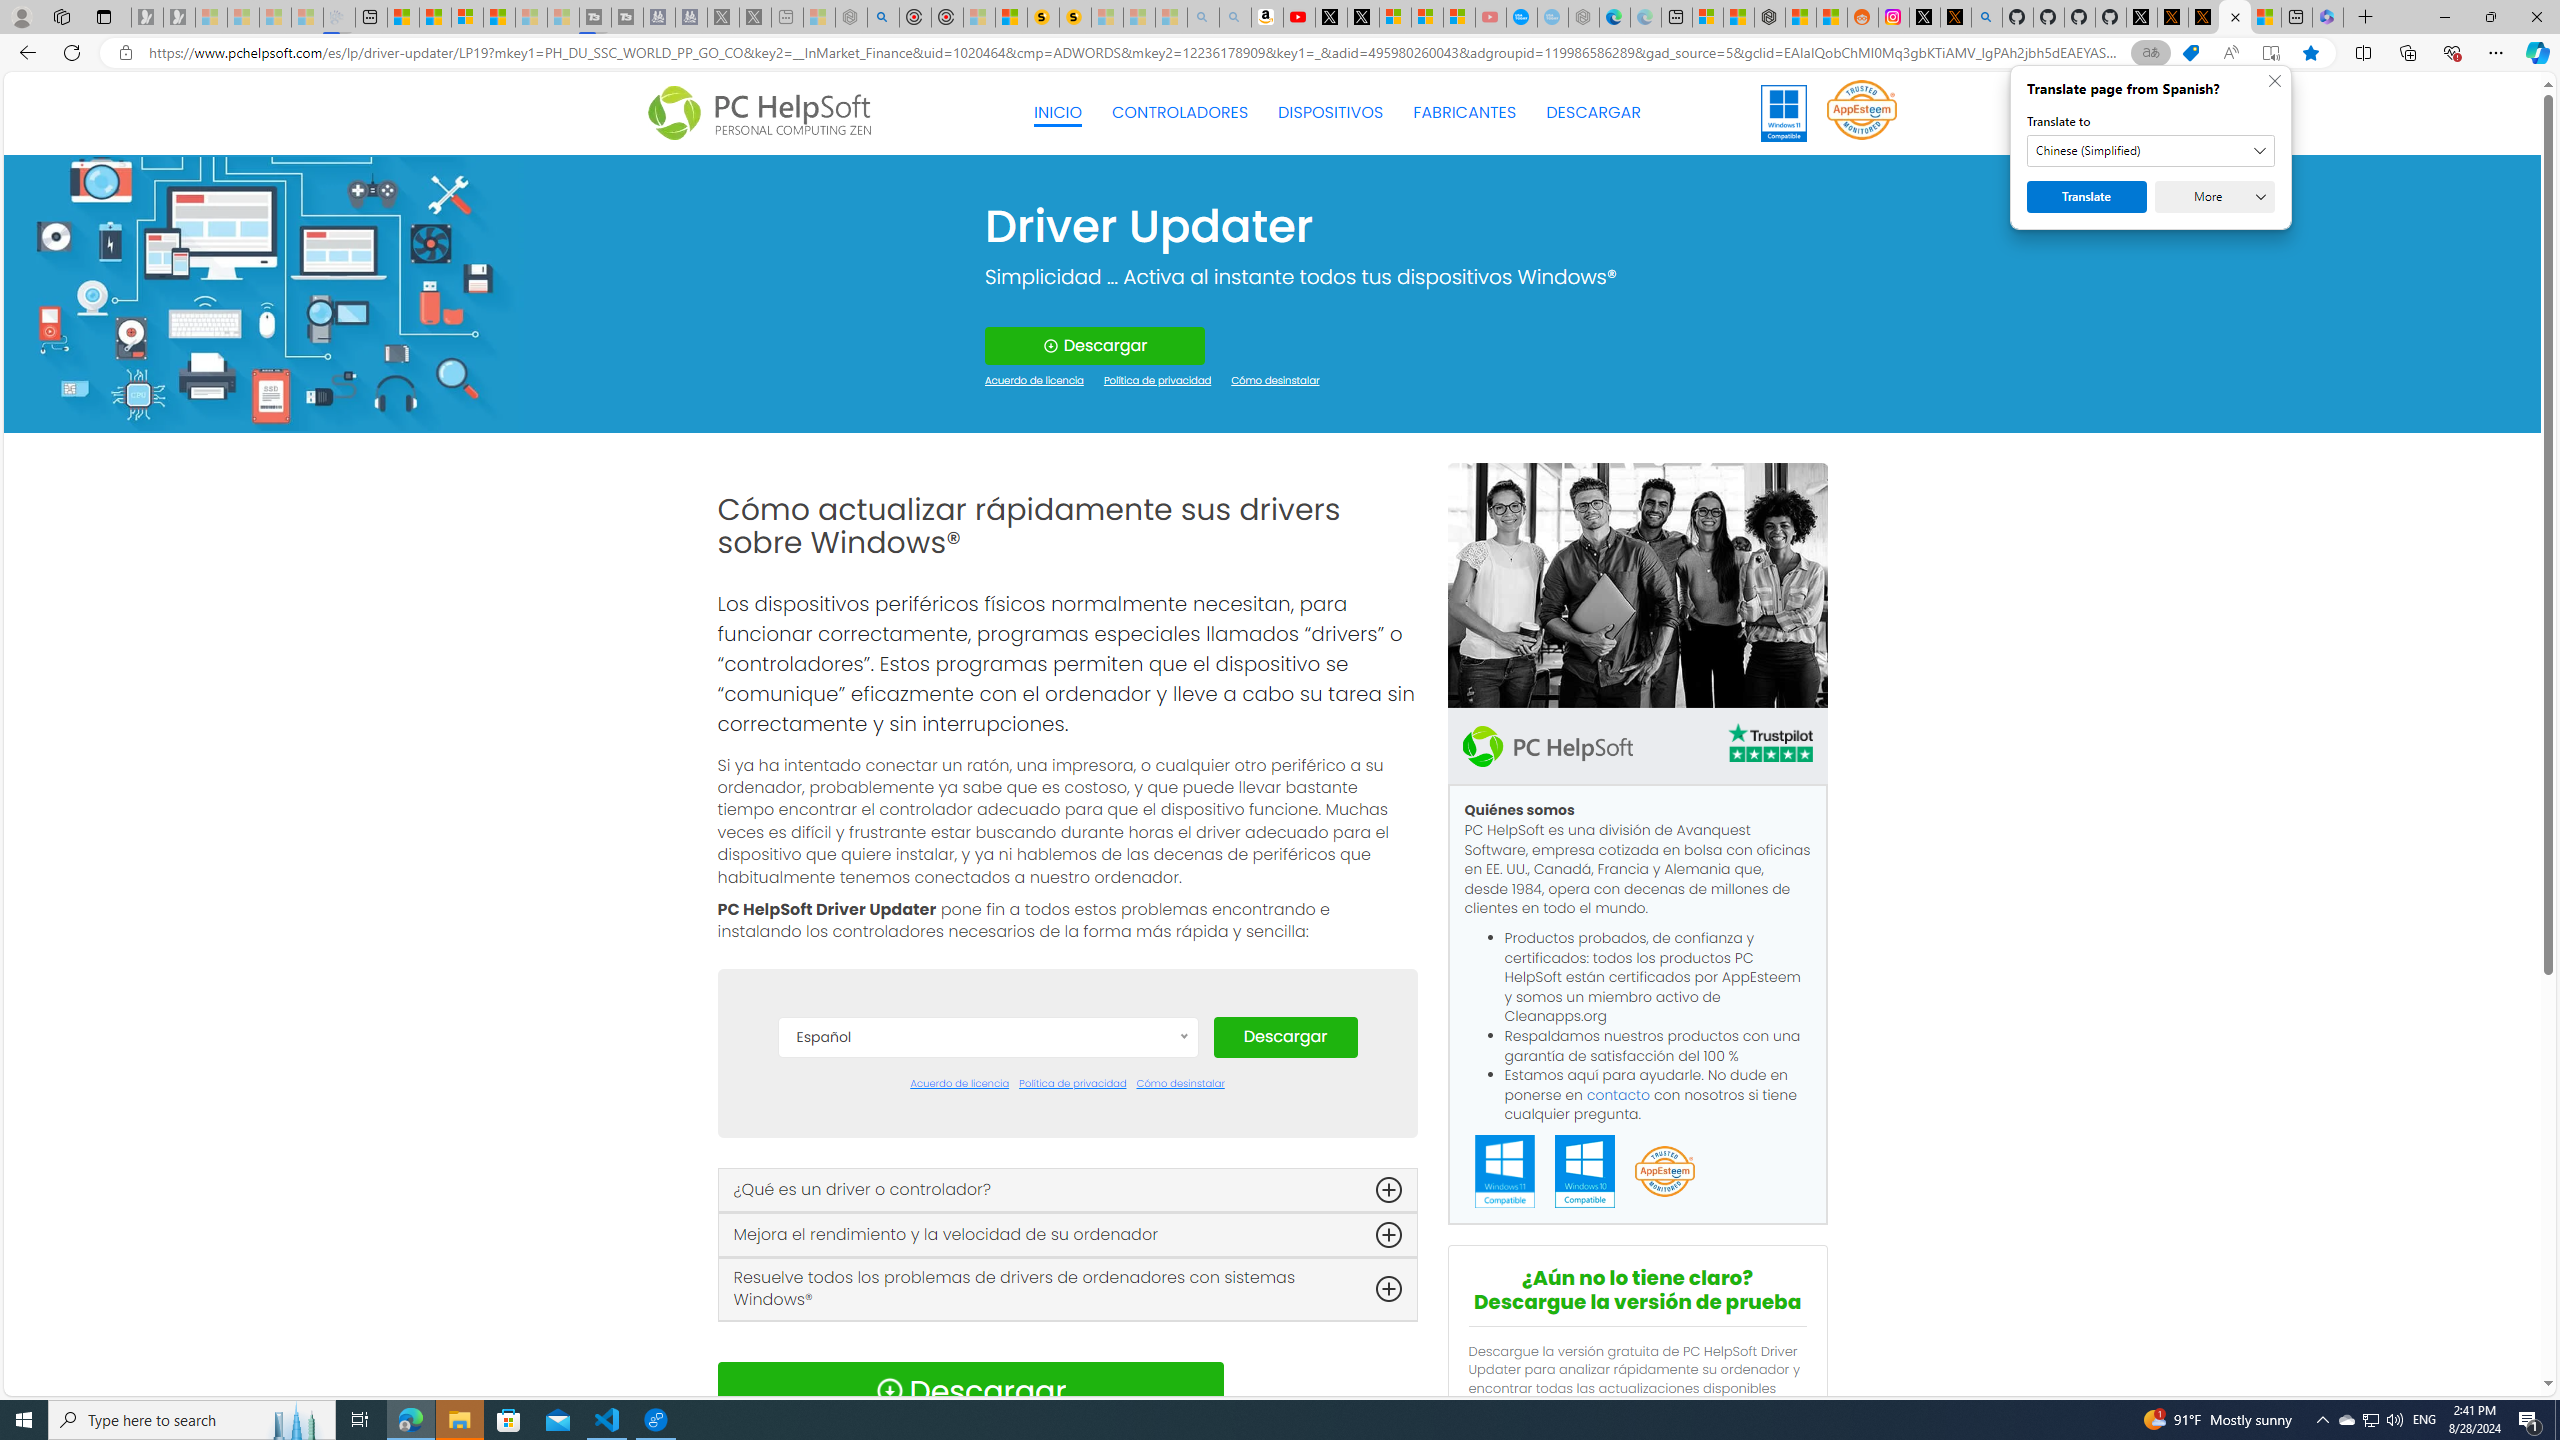  Describe the element at coordinates (2190, 53) in the screenshot. I see `'Shopping in Microsoft Edge'` at that location.